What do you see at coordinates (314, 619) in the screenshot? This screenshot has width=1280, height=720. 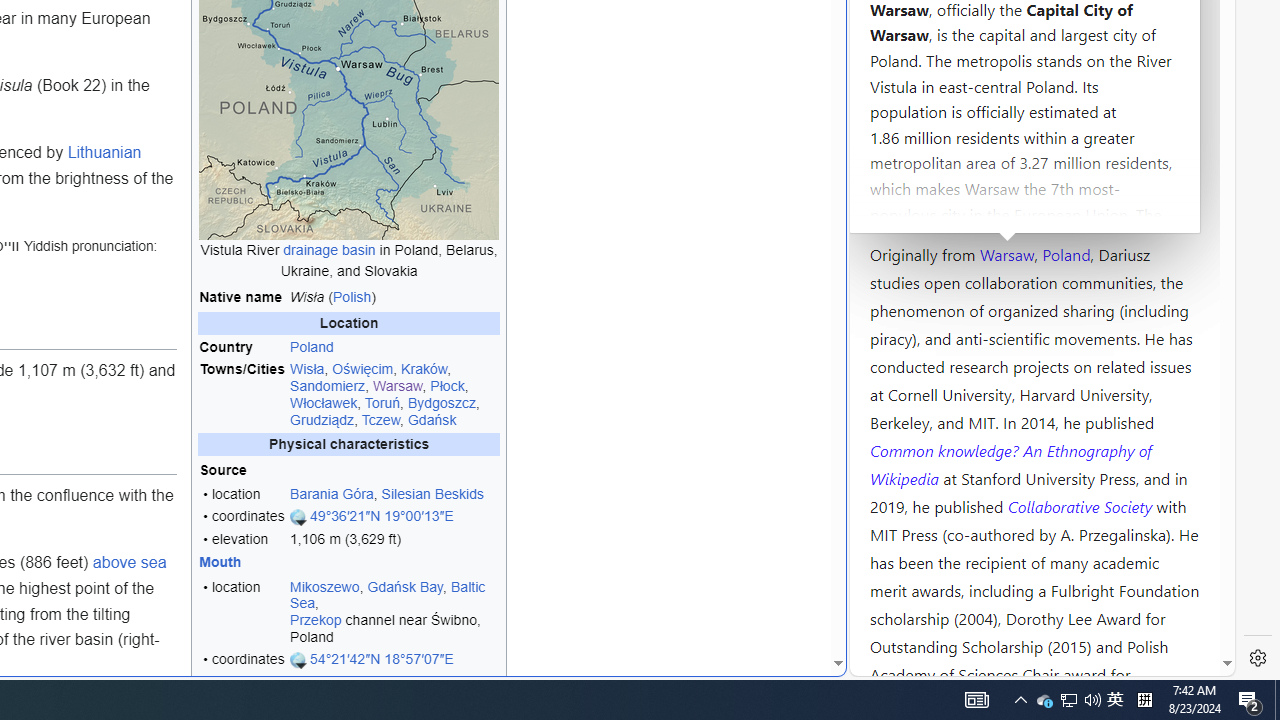 I see `'Przekop'` at bounding box center [314, 619].